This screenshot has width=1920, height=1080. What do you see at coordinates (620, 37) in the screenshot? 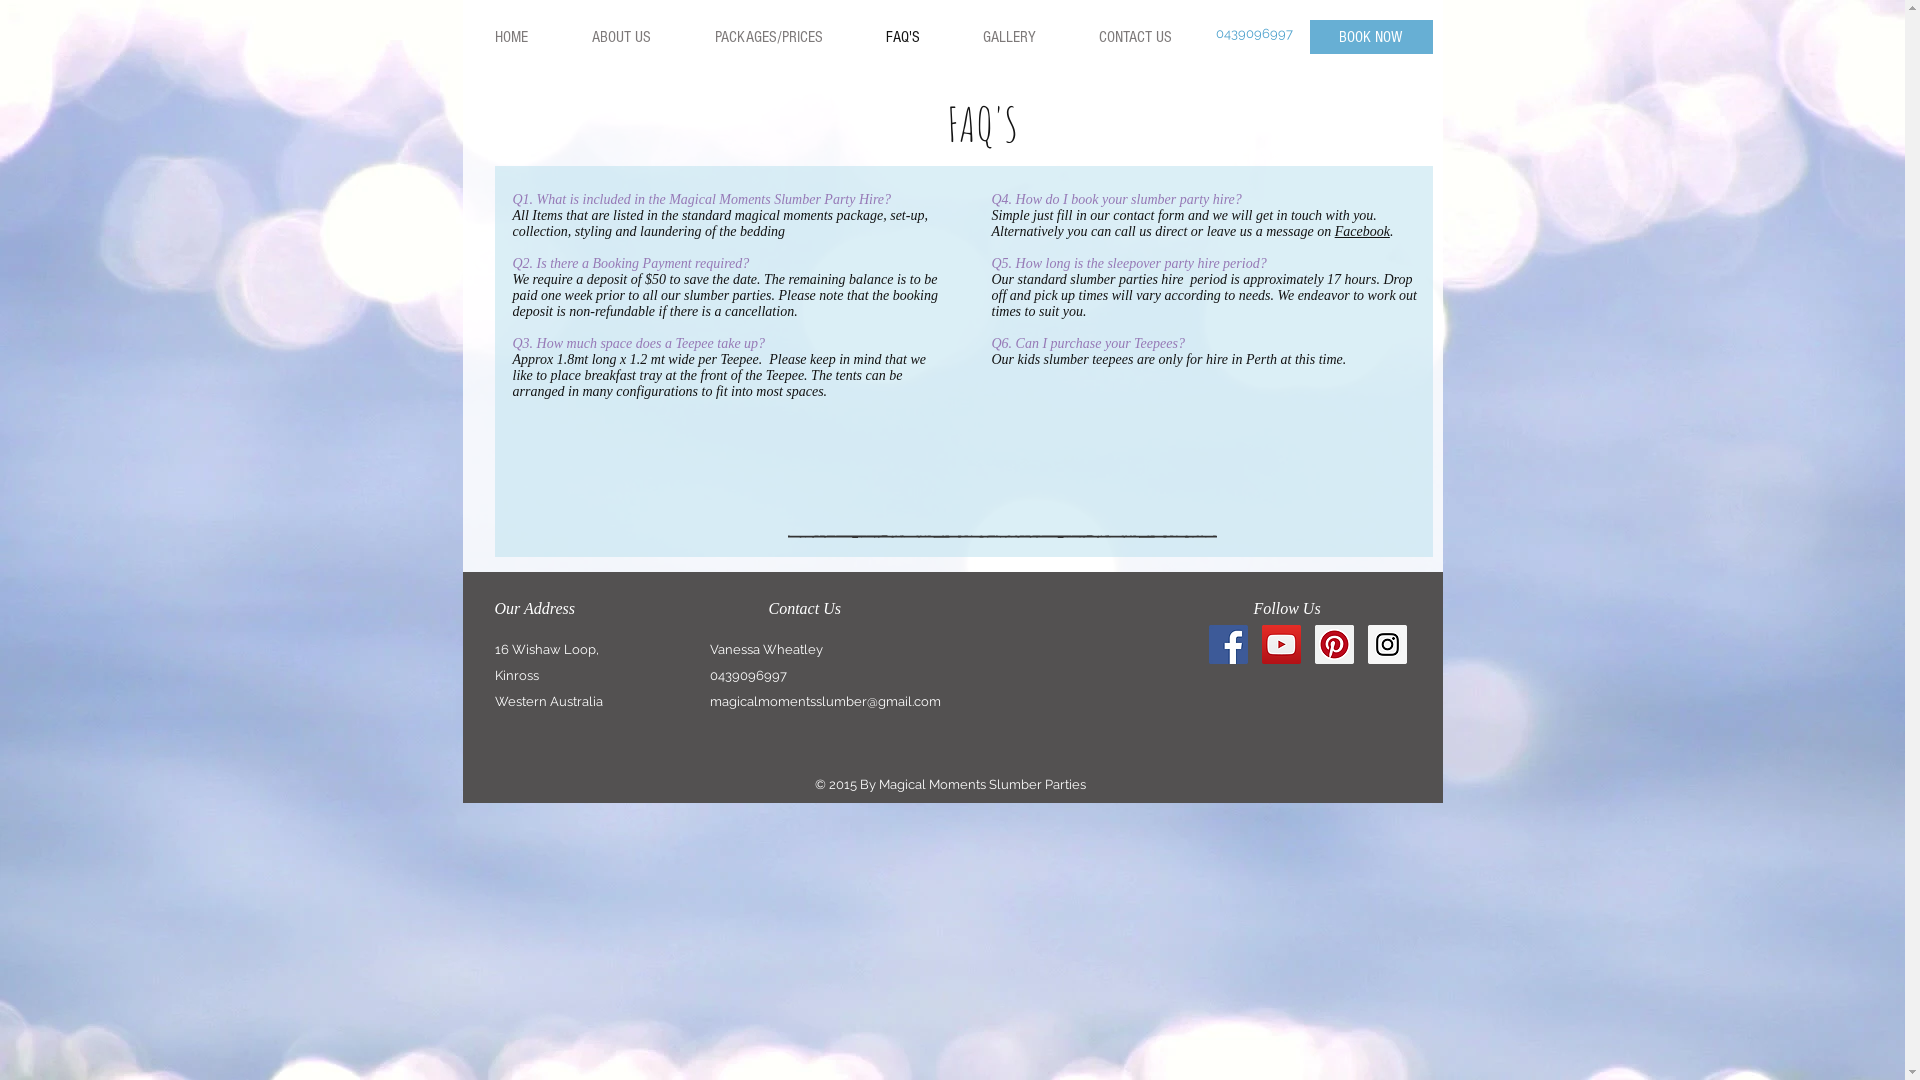
I see `'ABOUT US'` at bounding box center [620, 37].